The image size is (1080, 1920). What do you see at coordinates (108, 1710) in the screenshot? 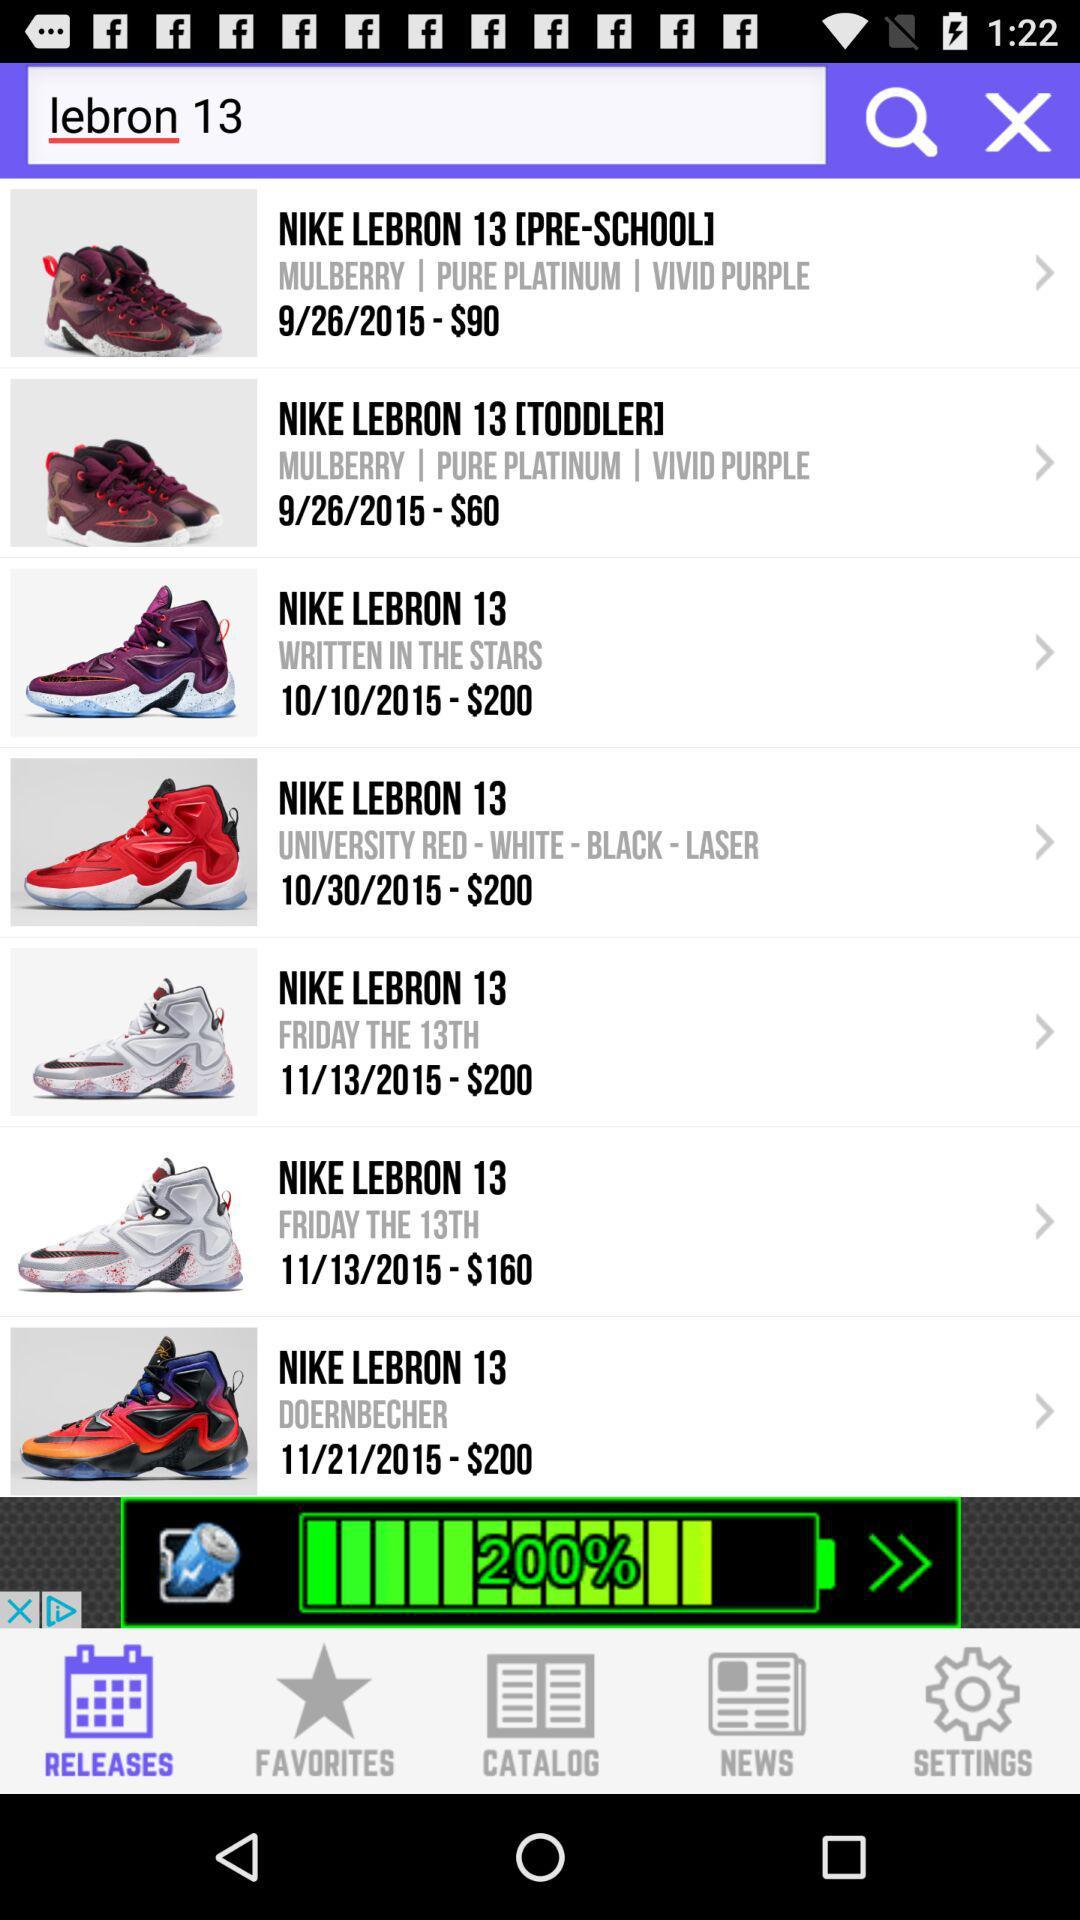
I see `releases sharing the information` at bounding box center [108, 1710].